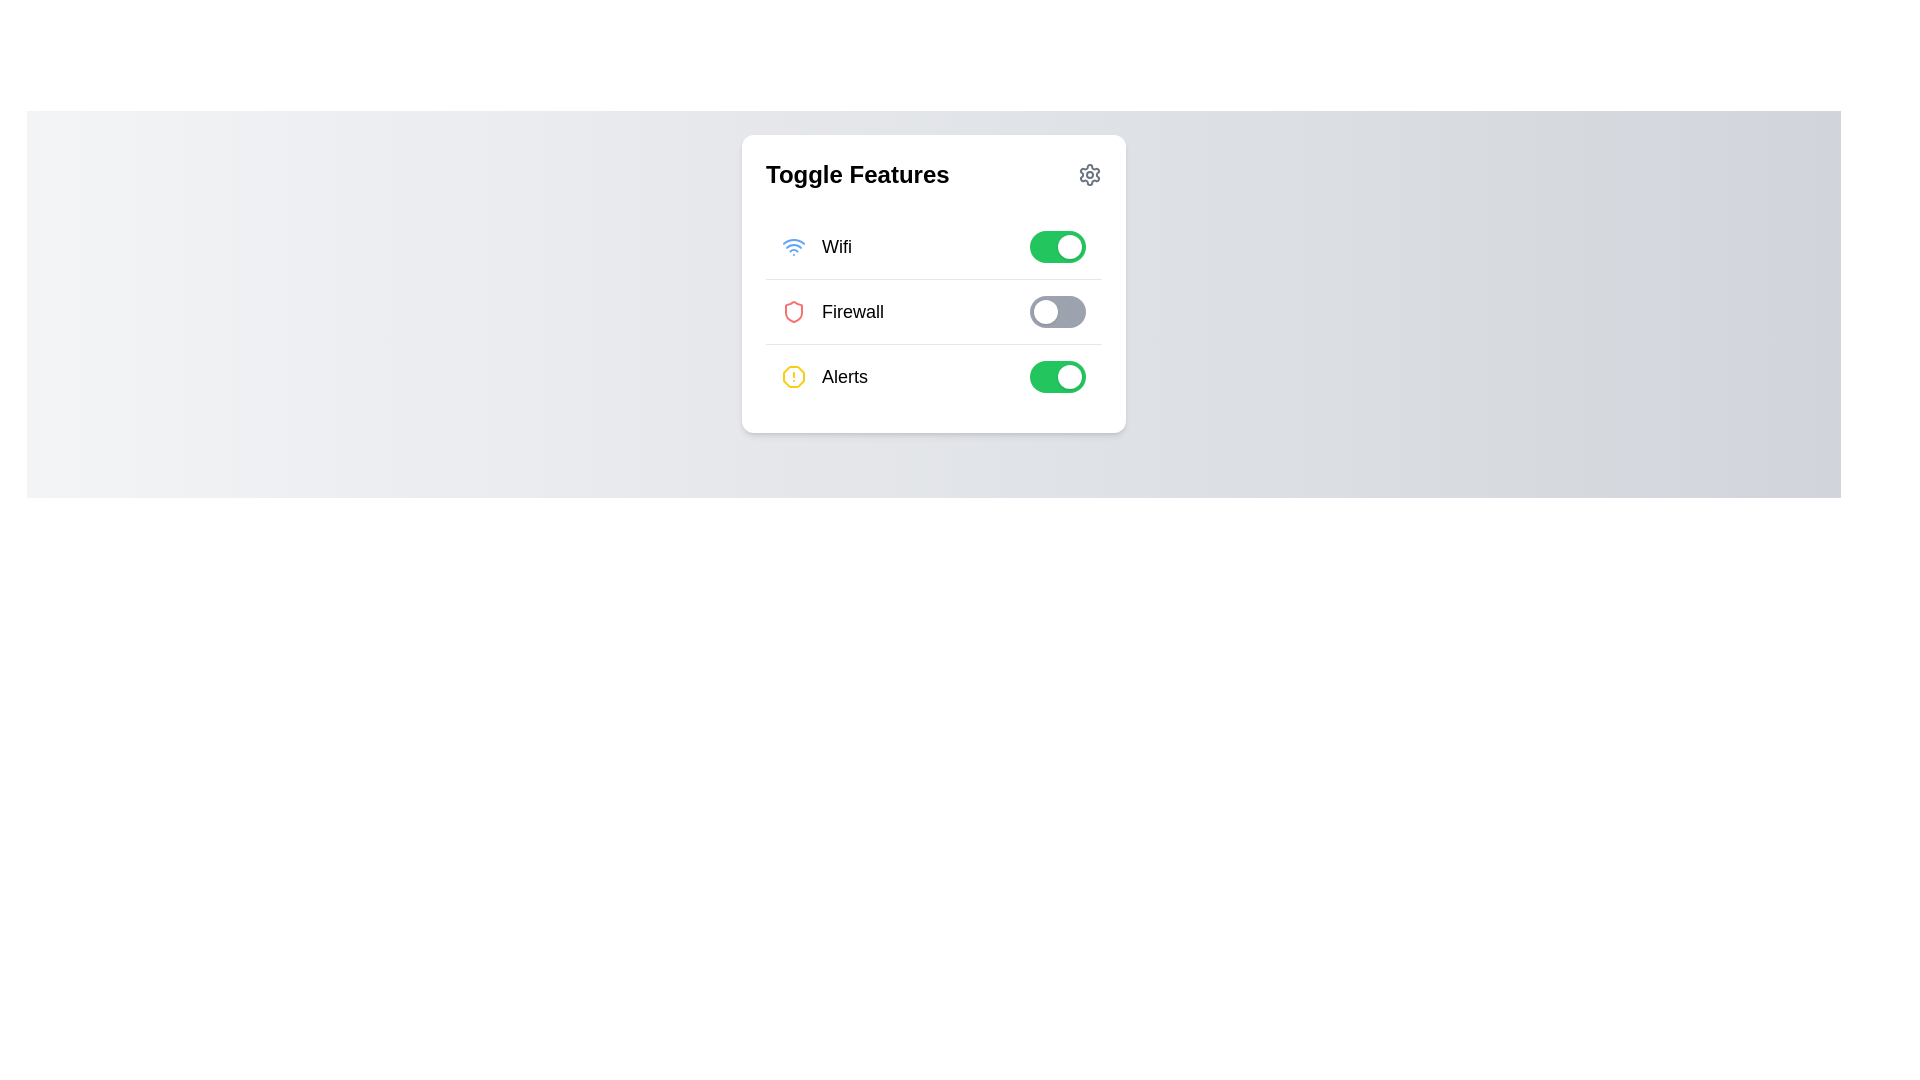 The height and width of the screenshot is (1080, 1920). What do you see at coordinates (1088, 173) in the screenshot?
I see `the gear icon button in the upper-right corner of the header box` at bounding box center [1088, 173].